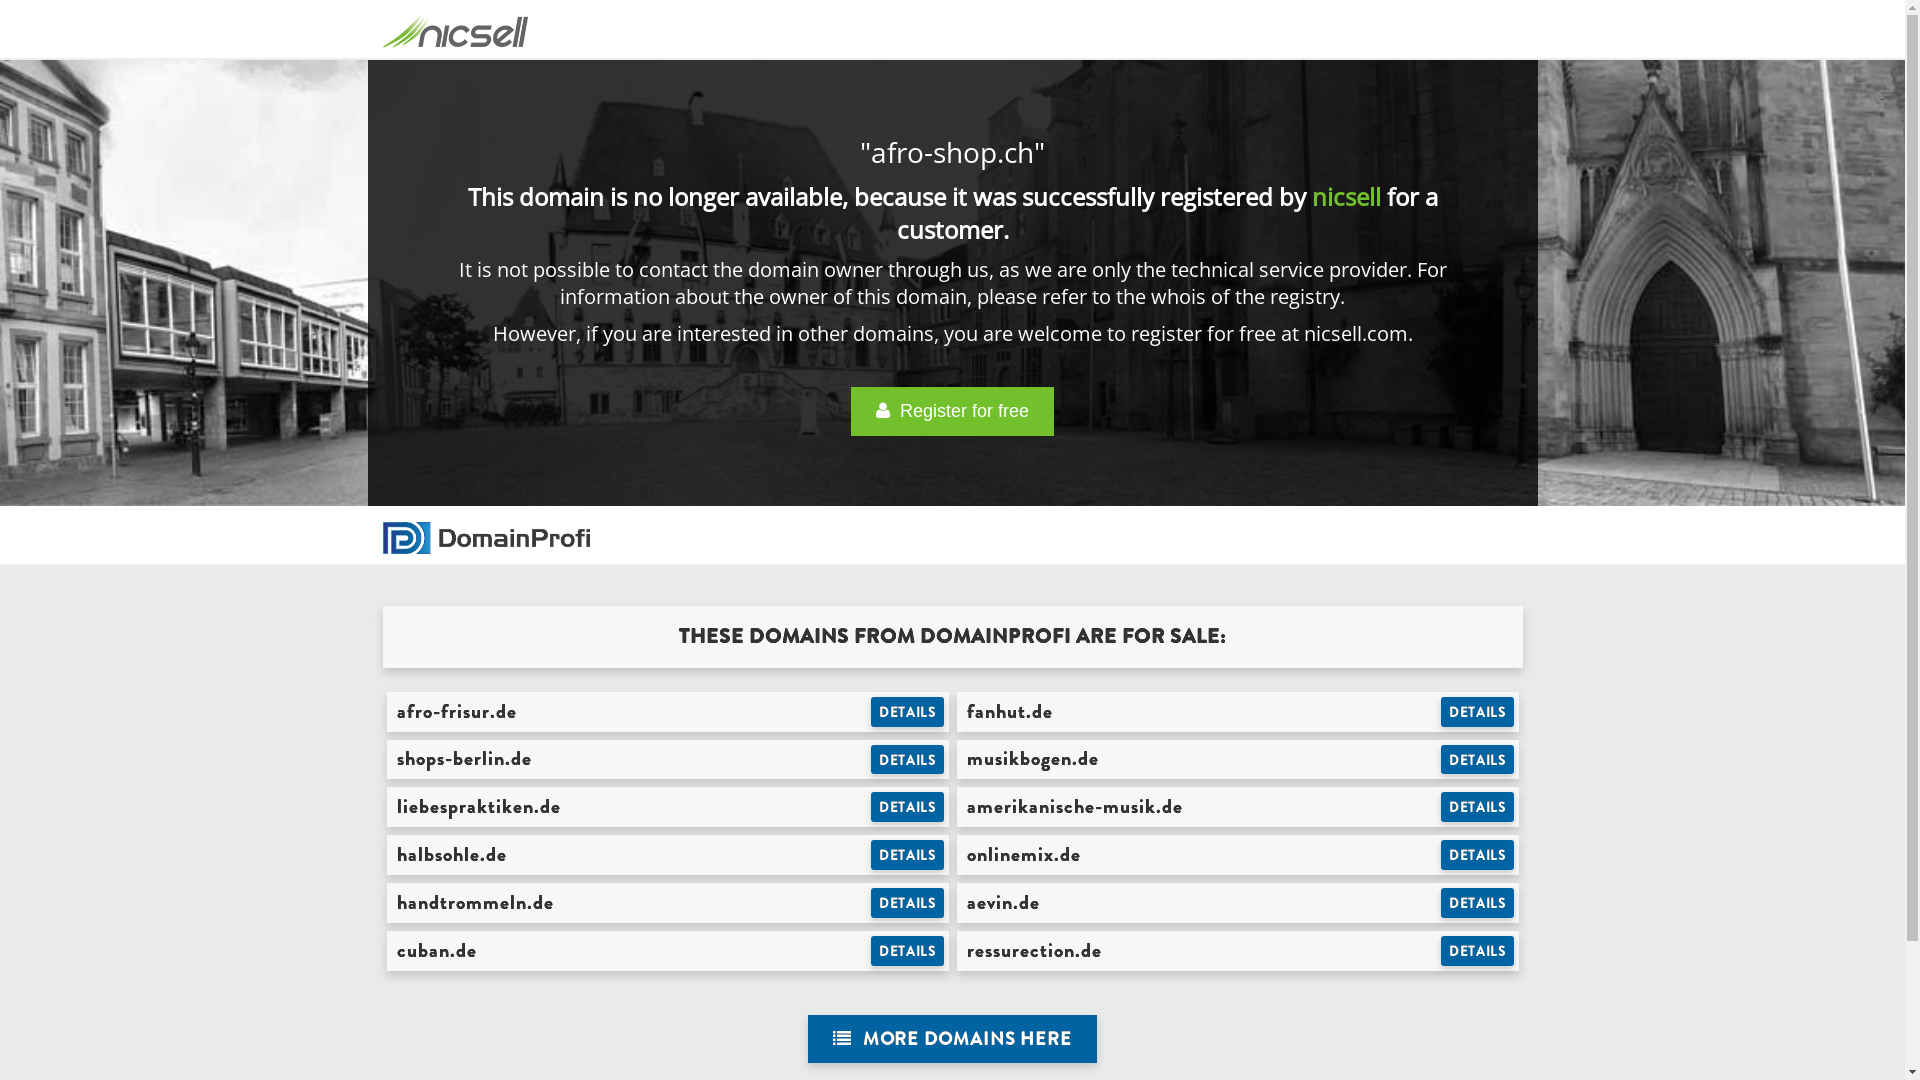 Image resolution: width=1920 pixels, height=1080 pixels. I want to click on 'DETAILS', so click(1477, 711).